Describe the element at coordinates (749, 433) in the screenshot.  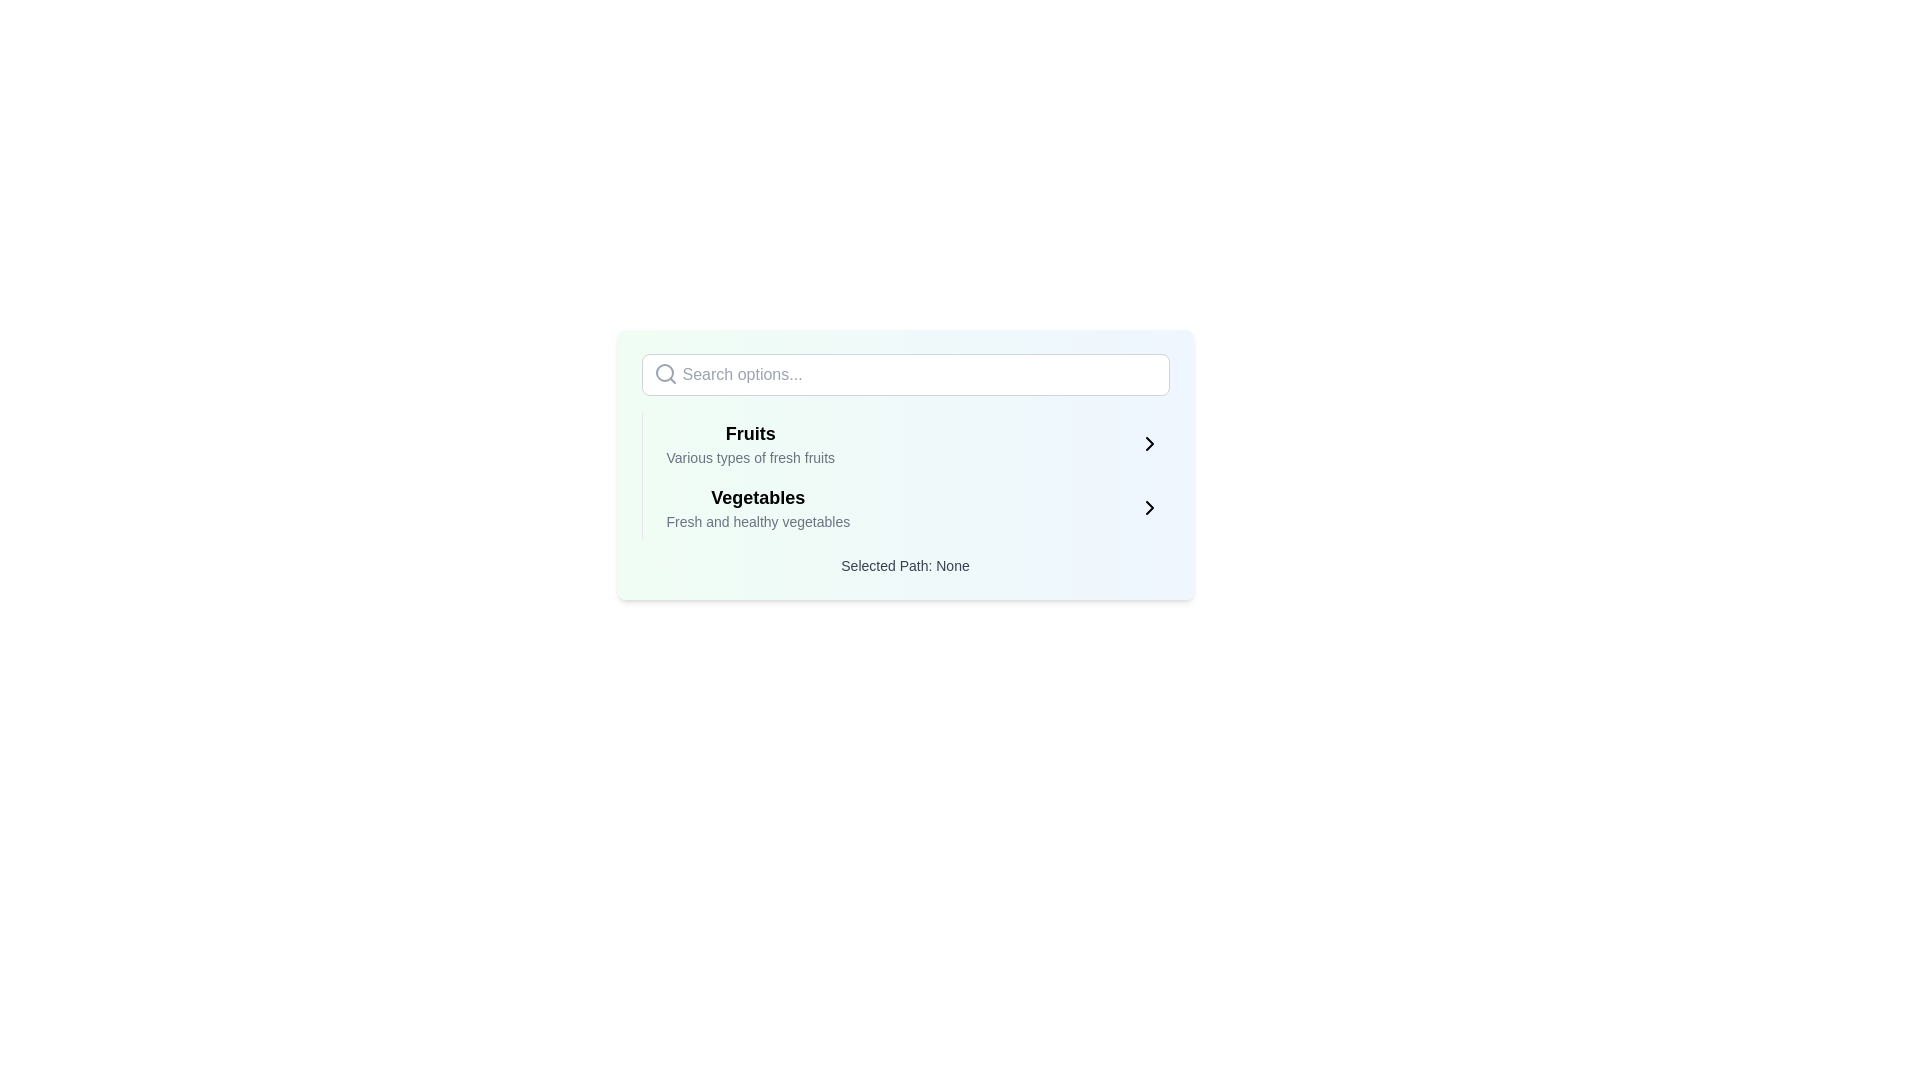
I see `the bold header text labeled 'Fruits', which serves as the title for the section above the descriptive text` at that location.